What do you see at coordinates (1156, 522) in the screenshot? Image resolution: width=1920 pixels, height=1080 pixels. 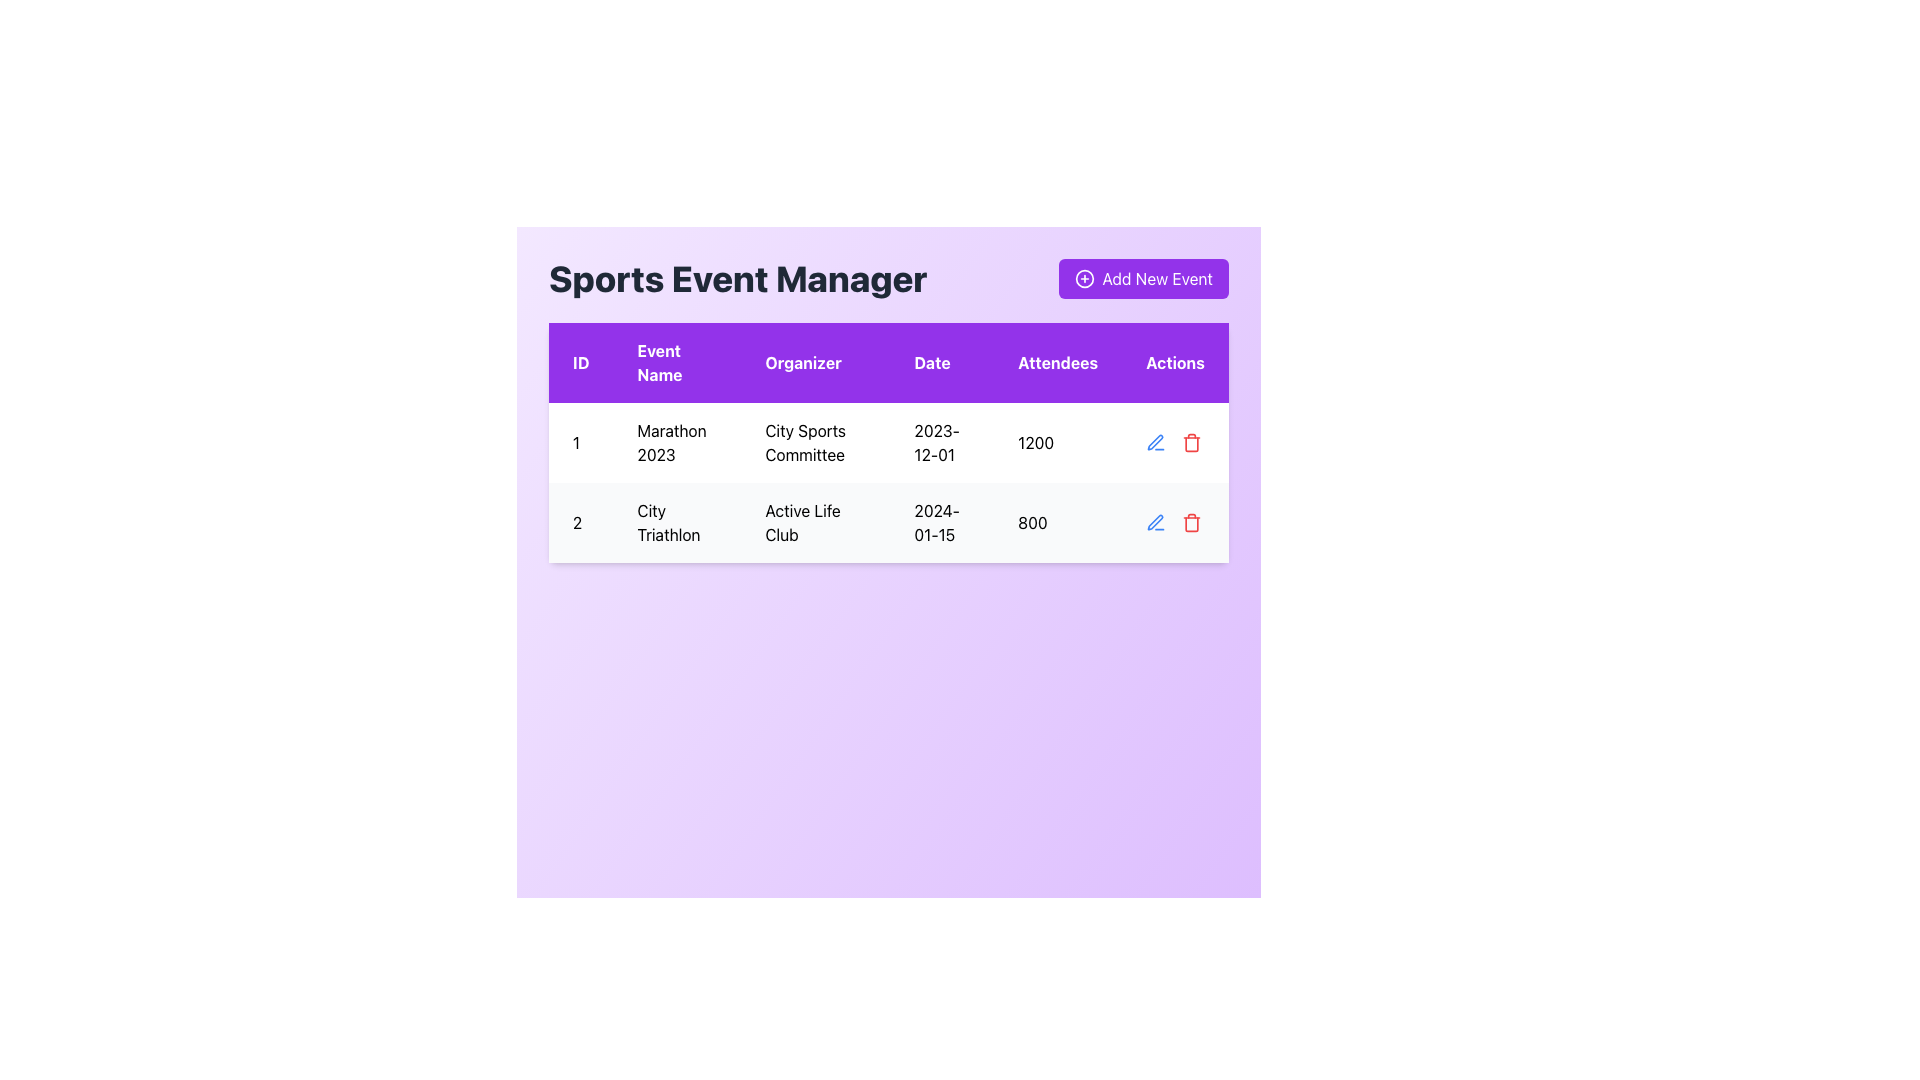 I see `the edit icon in the Actions section of the second row of the table to change its color` at bounding box center [1156, 522].